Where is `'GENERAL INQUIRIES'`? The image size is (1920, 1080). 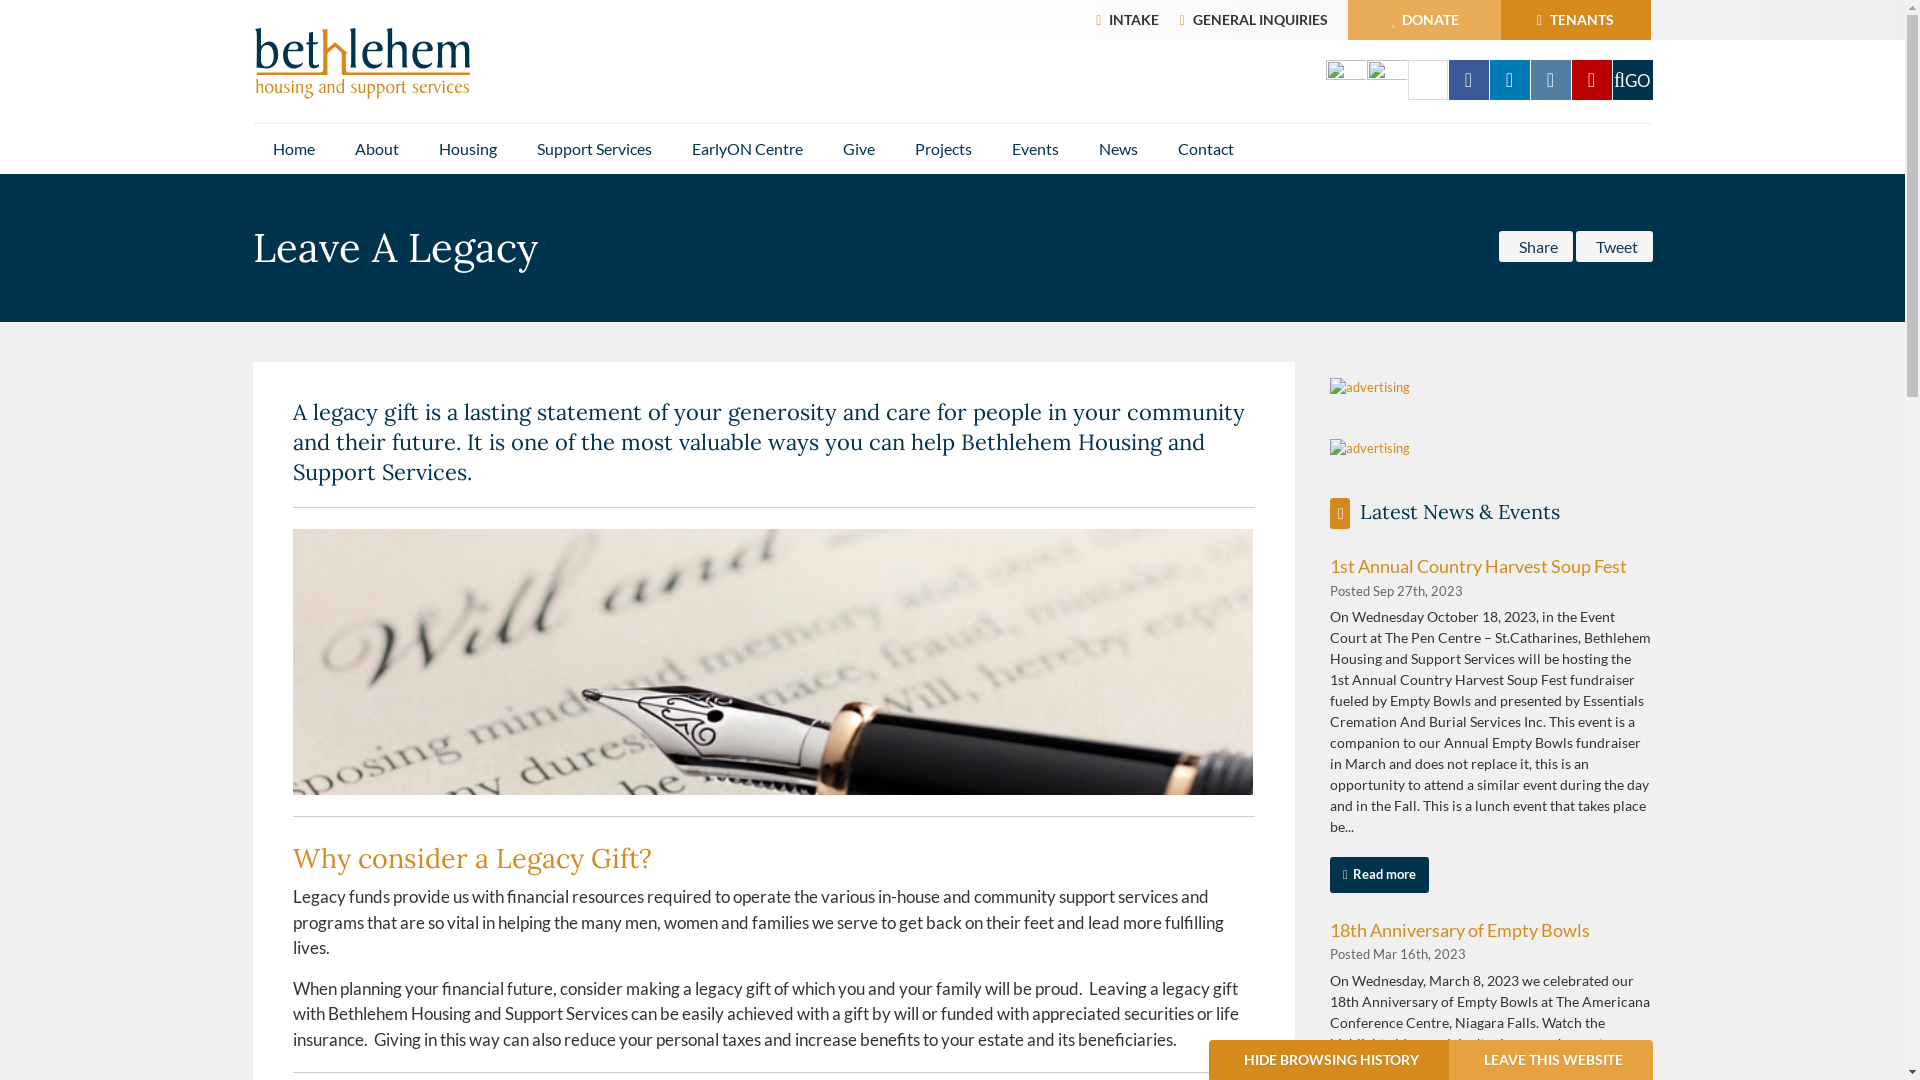
'GENERAL INQUIRIES' is located at coordinates (1258, 19).